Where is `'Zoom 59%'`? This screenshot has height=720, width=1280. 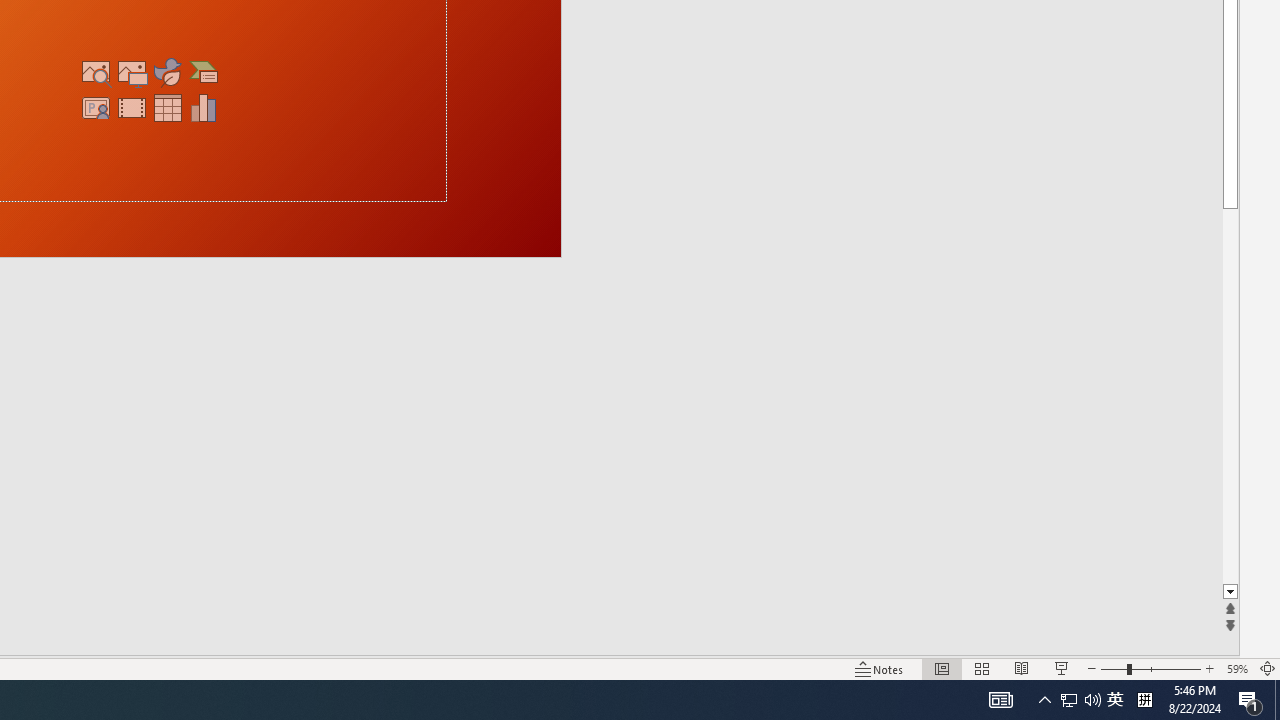 'Zoom 59%' is located at coordinates (1236, 669).